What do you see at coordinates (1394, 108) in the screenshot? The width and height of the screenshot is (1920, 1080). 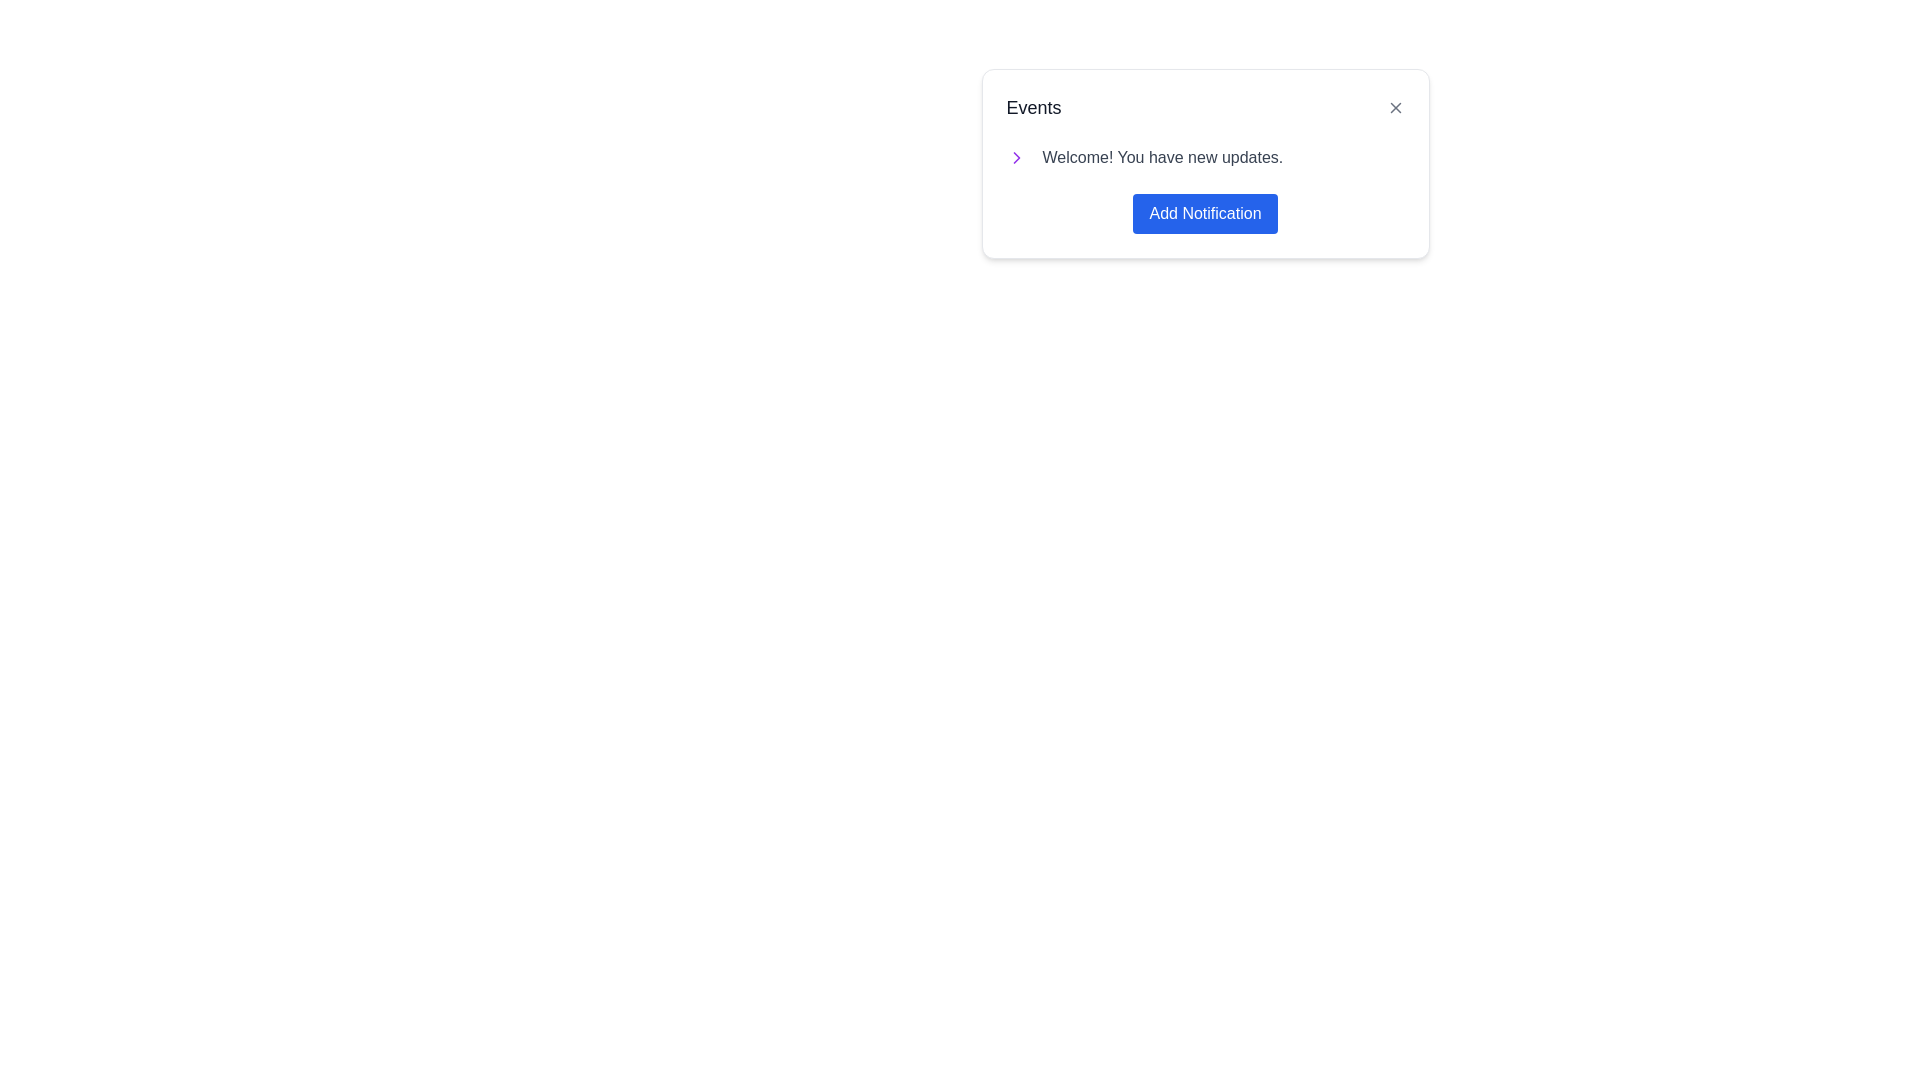 I see `the Close Icon, which is a diagonal cross located at the top-right corner of the card` at bounding box center [1394, 108].